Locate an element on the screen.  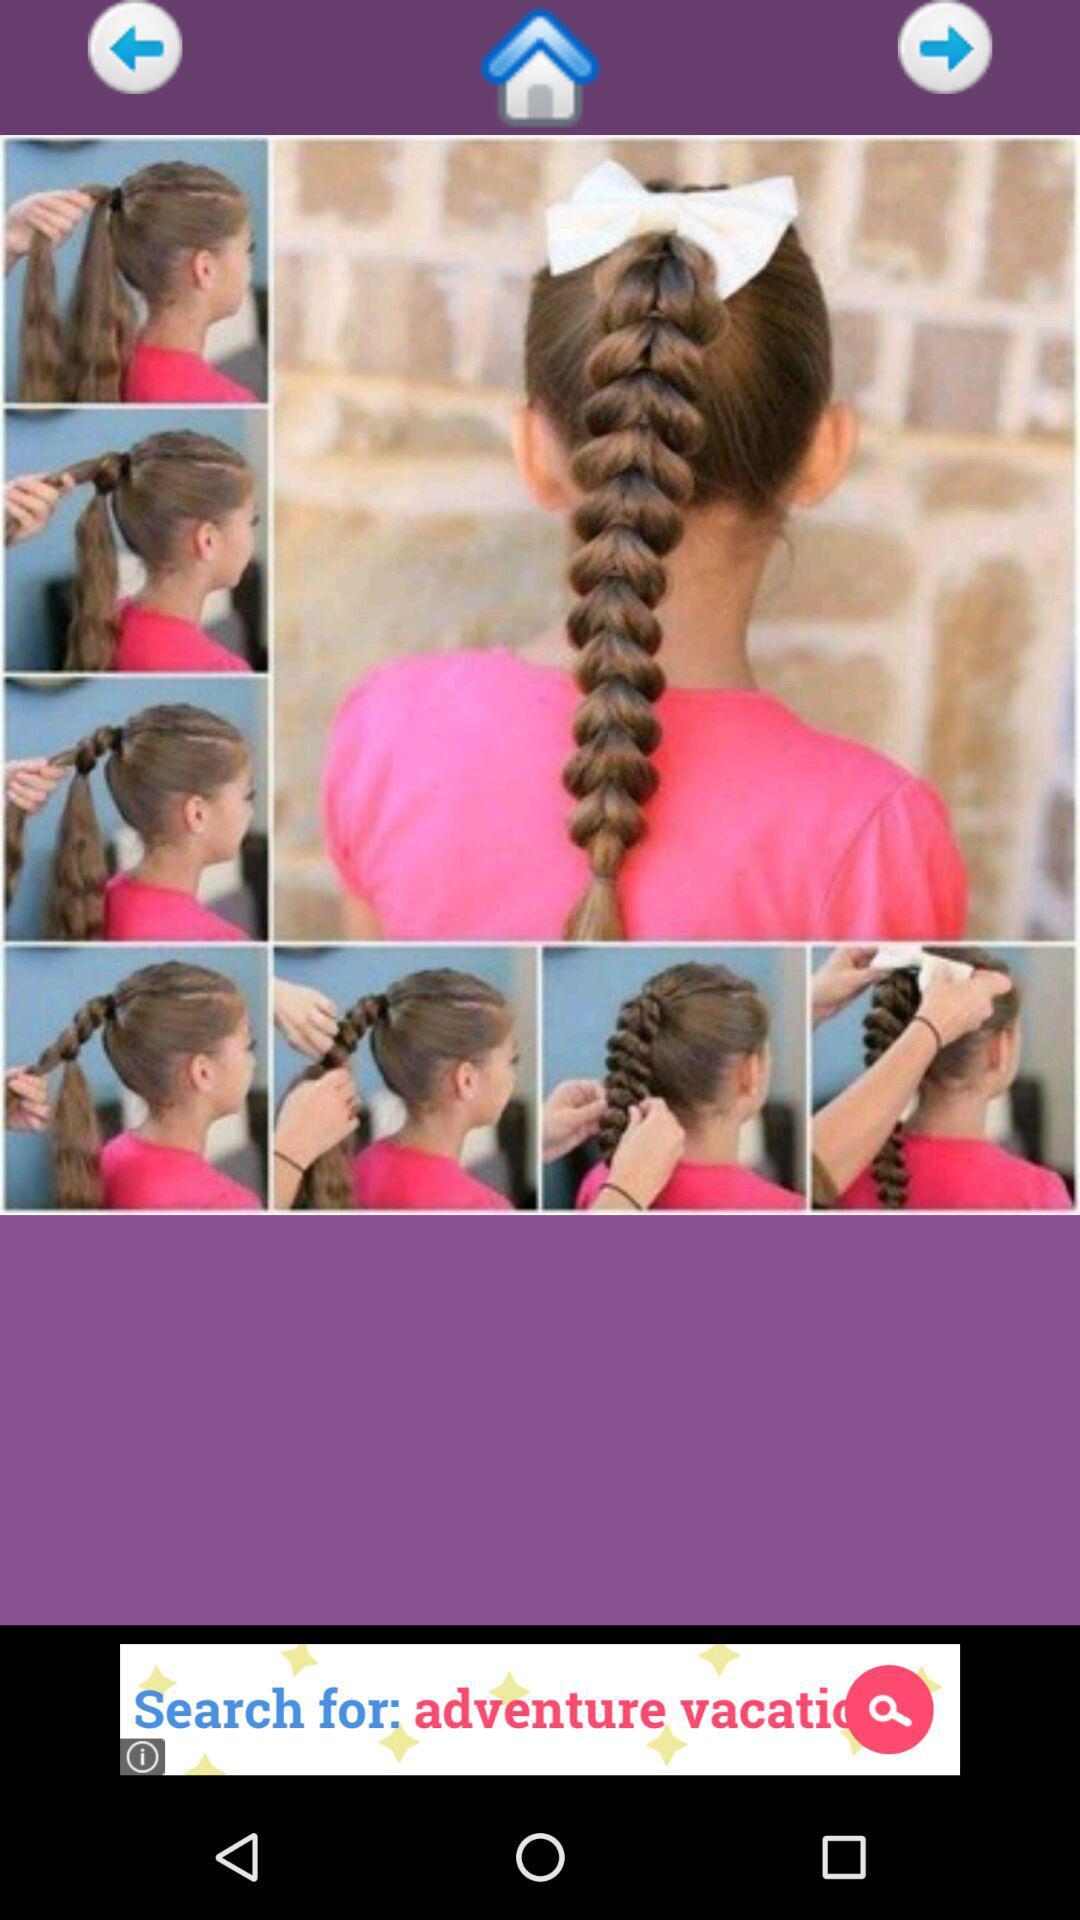
the home icon is located at coordinates (540, 72).